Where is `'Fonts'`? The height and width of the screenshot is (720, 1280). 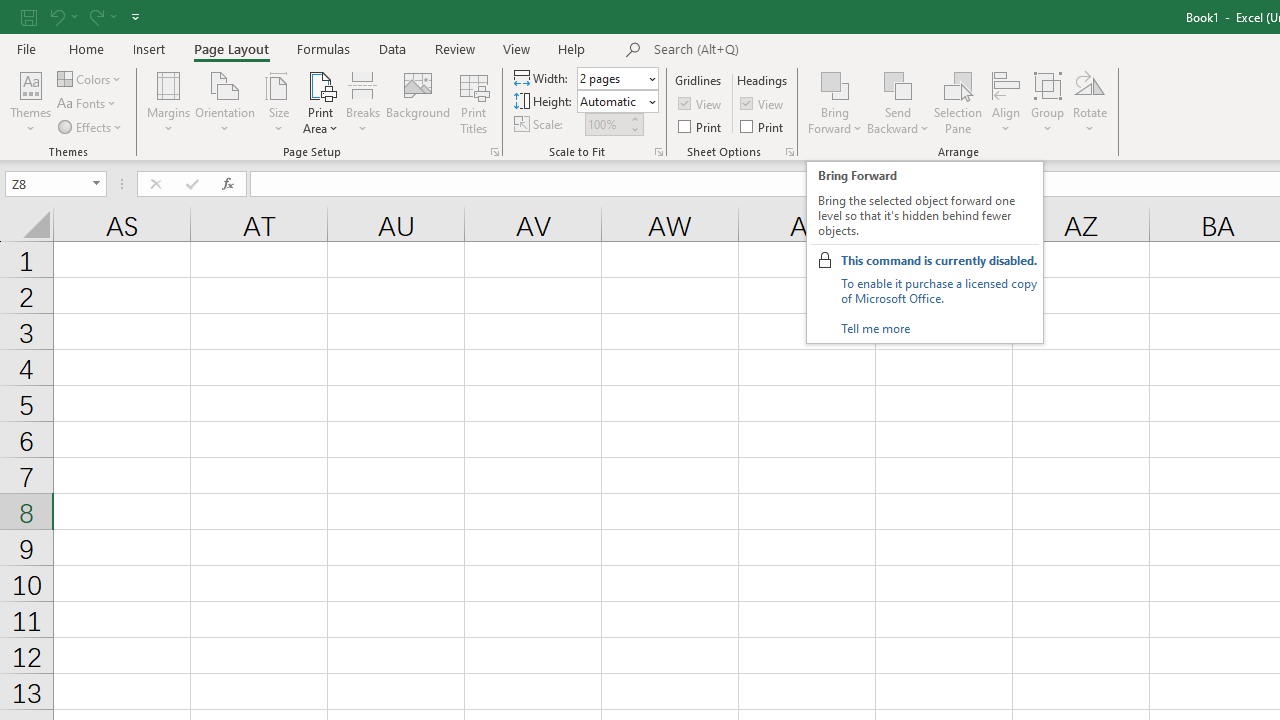 'Fonts' is located at coordinates (87, 103).